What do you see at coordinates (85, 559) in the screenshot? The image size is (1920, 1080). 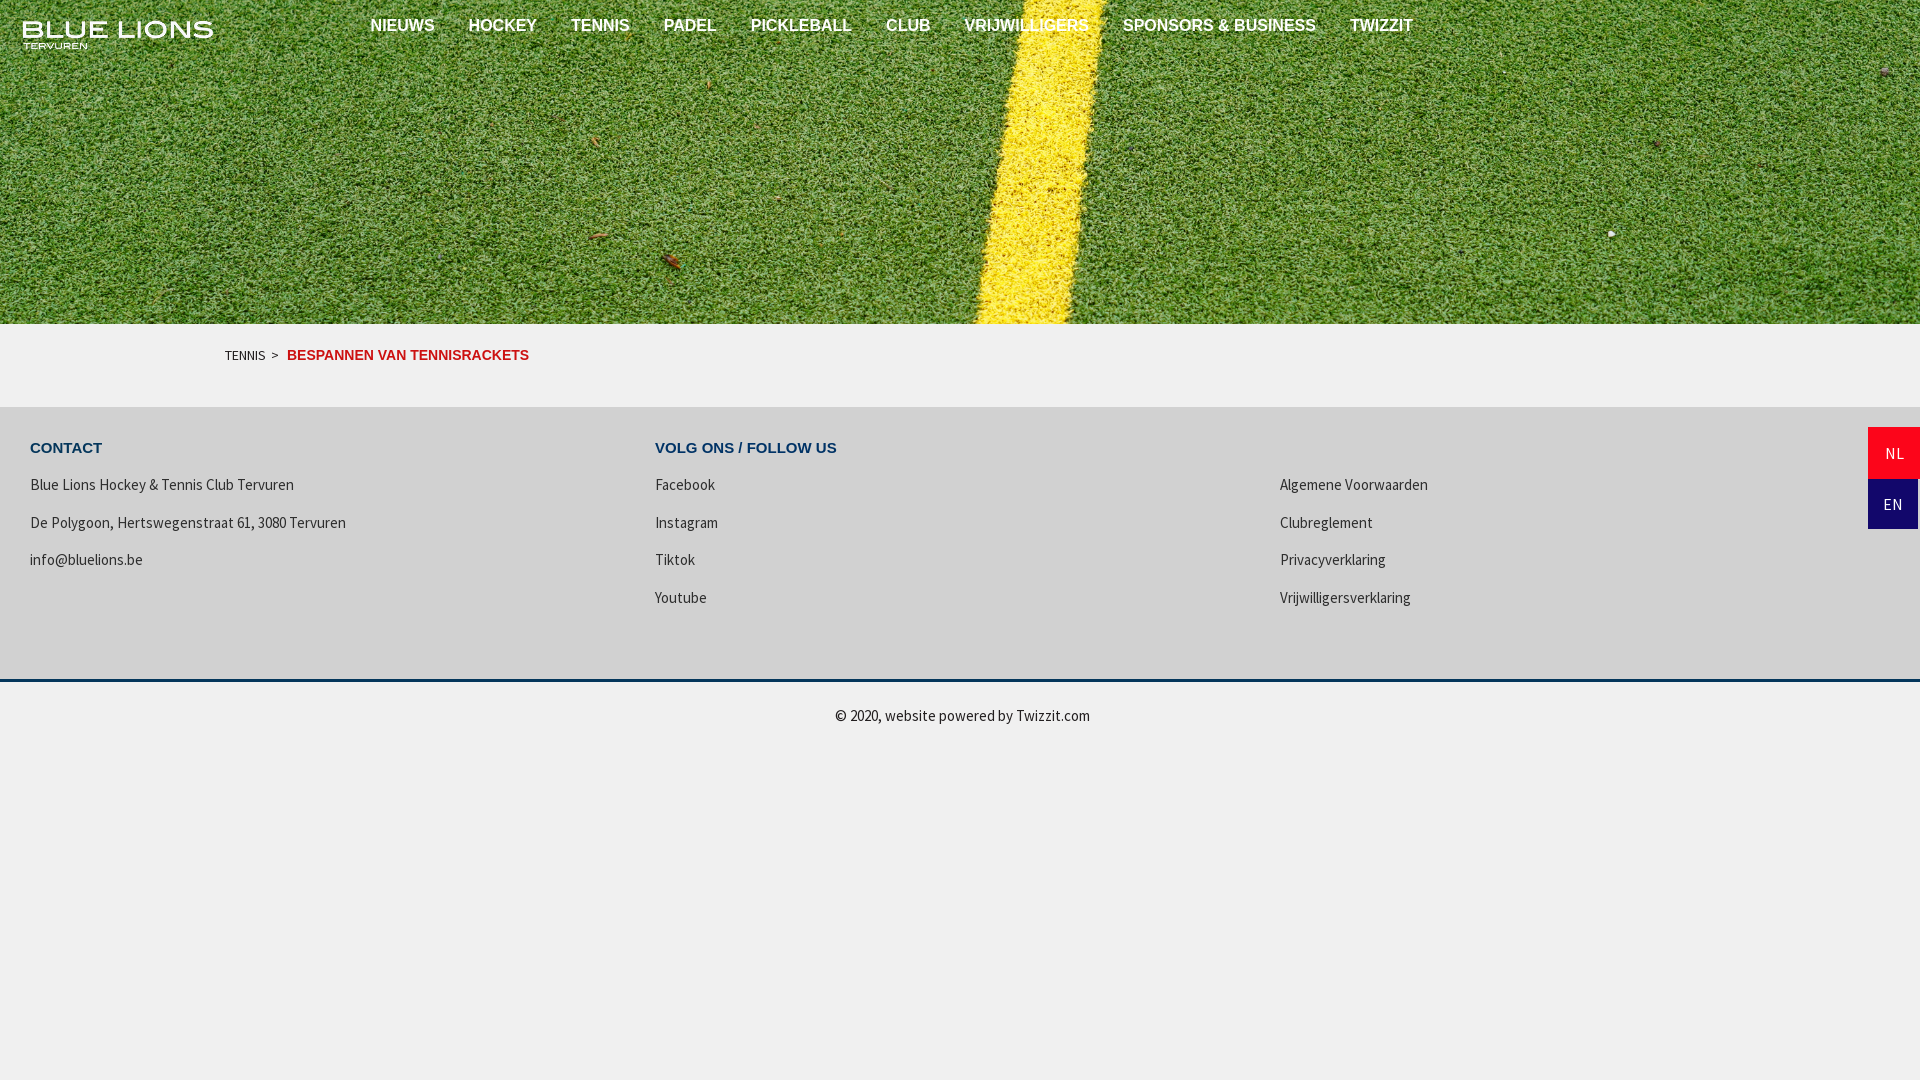 I see `'info@bluelions.be'` at bounding box center [85, 559].